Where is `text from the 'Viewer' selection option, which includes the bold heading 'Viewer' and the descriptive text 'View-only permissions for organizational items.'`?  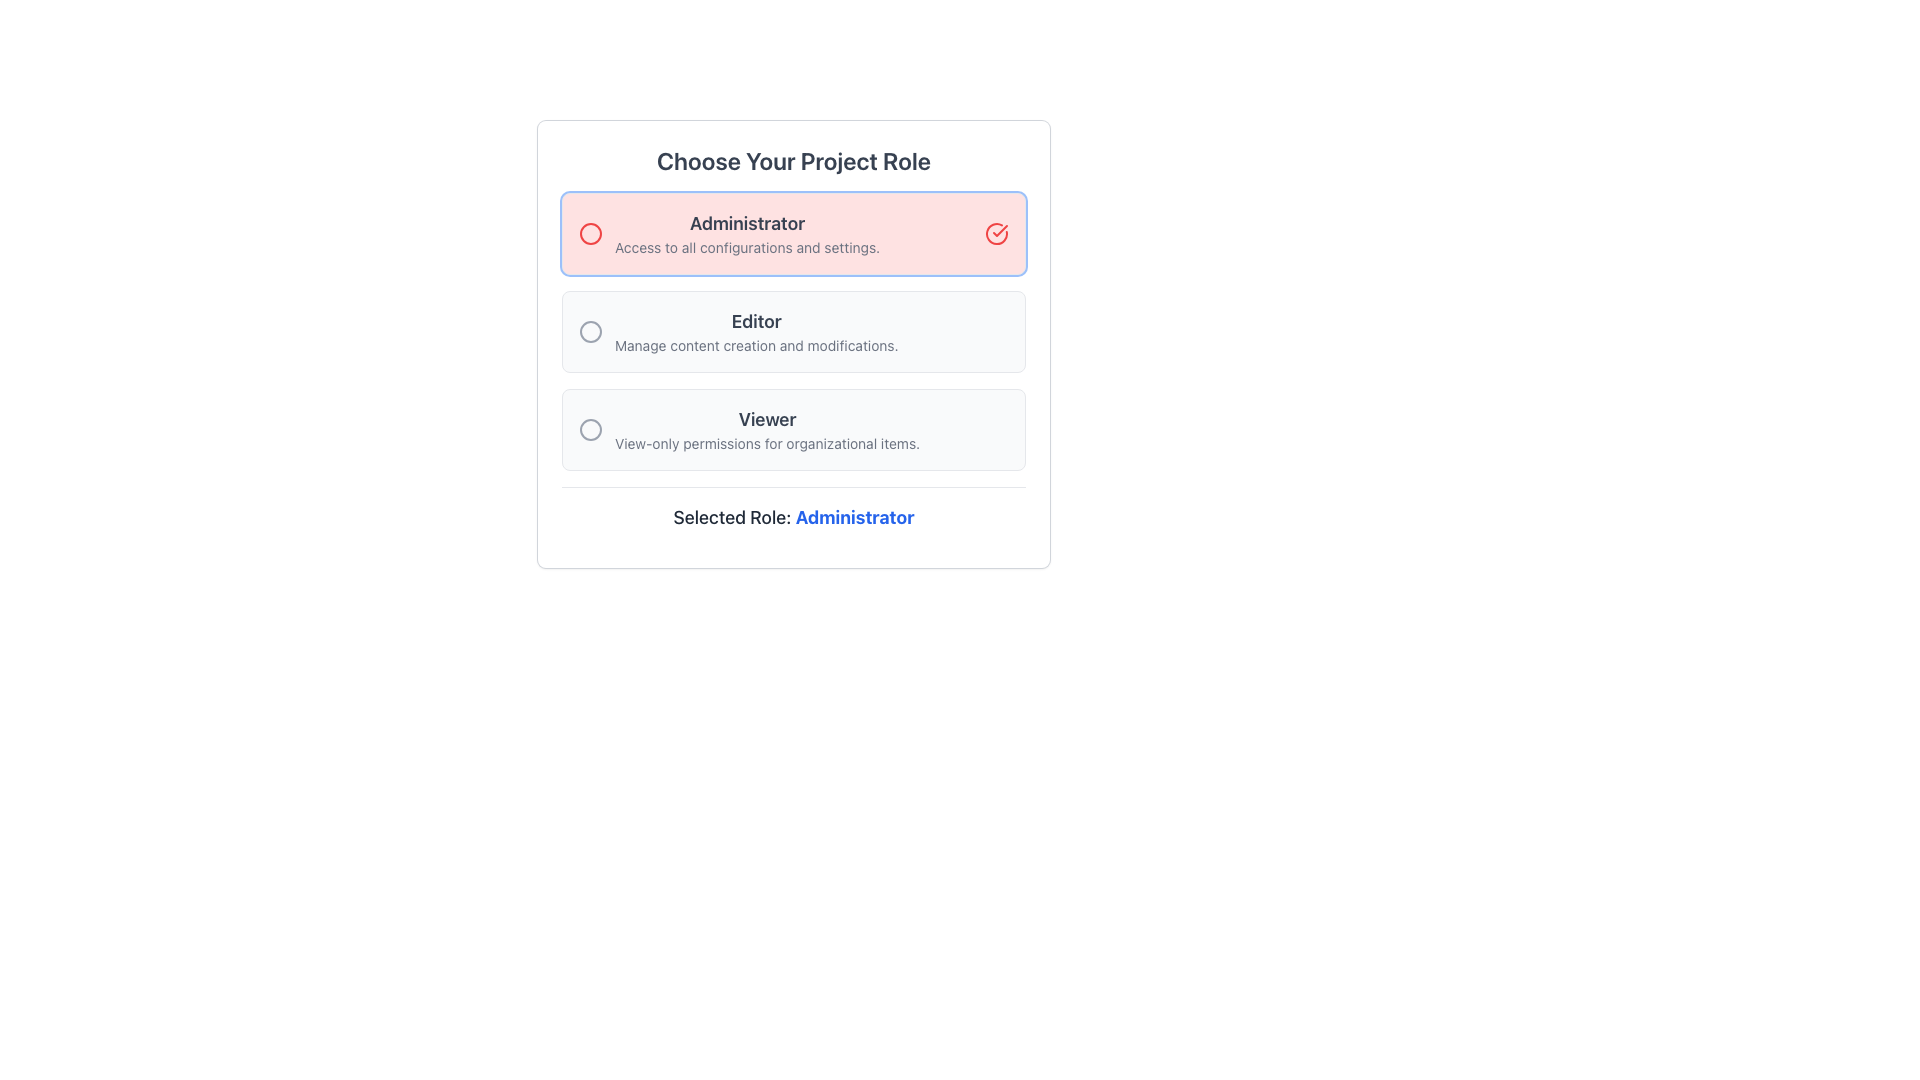 text from the 'Viewer' selection option, which includes the bold heading 'Viewer' and the descriptive text 'View-only permissions for organizational items.' is located at coordinates (766, 428).